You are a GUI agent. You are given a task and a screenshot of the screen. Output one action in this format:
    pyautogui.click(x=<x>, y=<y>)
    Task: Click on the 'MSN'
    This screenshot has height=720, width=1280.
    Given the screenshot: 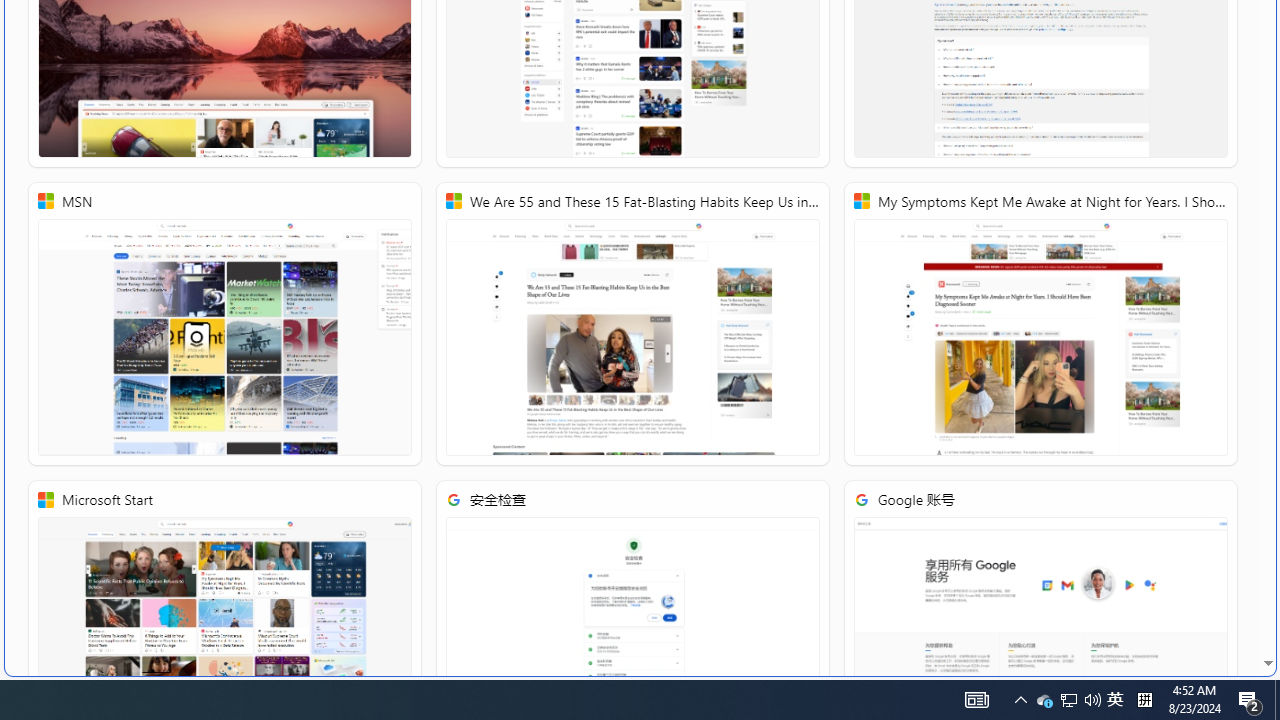 What is the action you would take?
    pyautogui.click(x=225, y=323)
    